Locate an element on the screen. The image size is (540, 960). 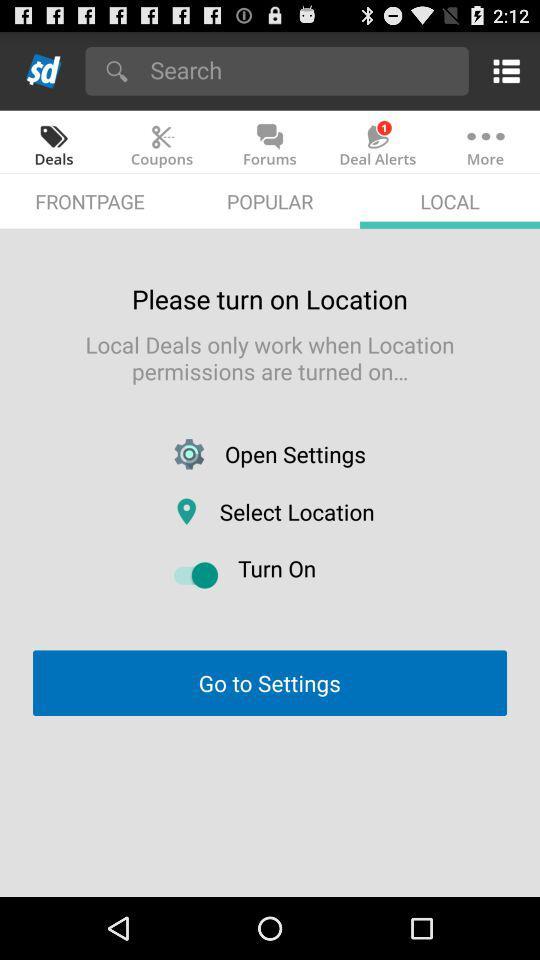
the item to the right of frontpage app is located at coordinates (270, 201).